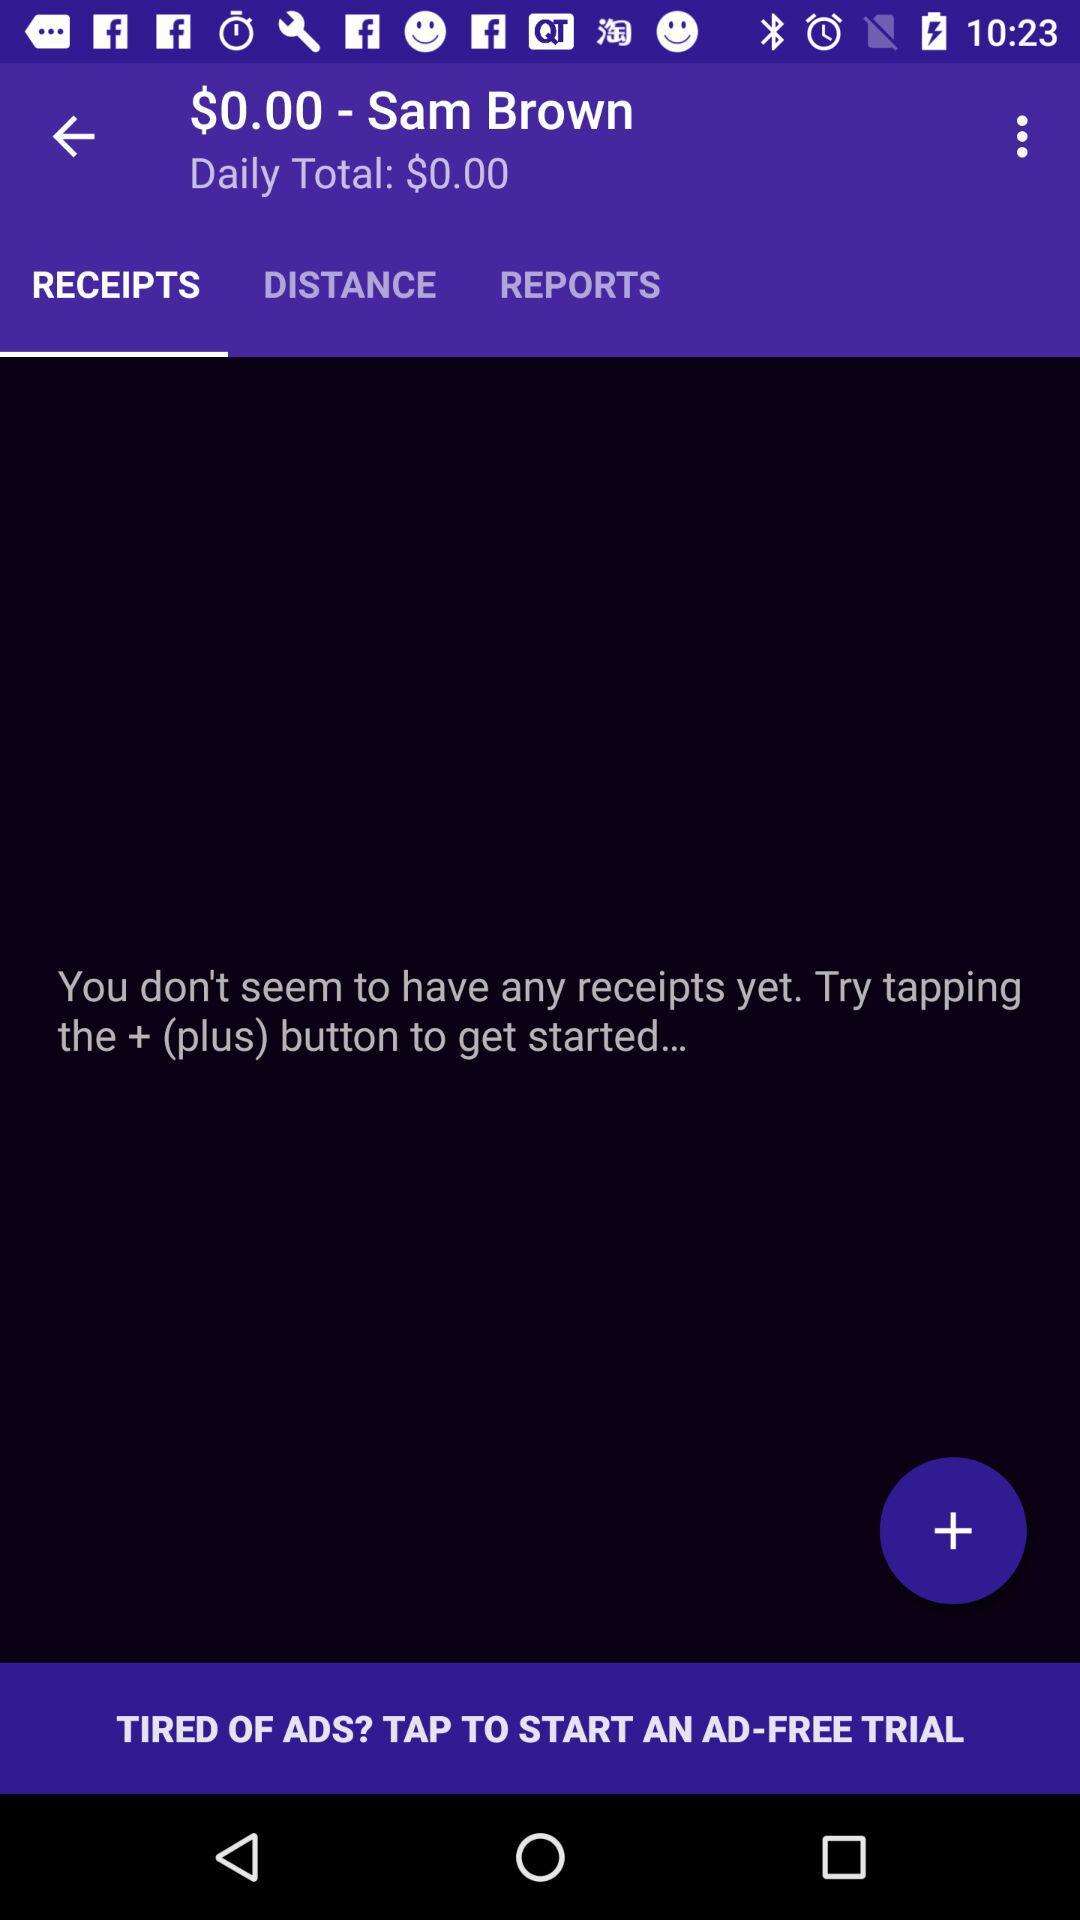 Image resolution: width=1080 pixels, height=1920 pixels. I want to click on receipt, so click(540, 1009).